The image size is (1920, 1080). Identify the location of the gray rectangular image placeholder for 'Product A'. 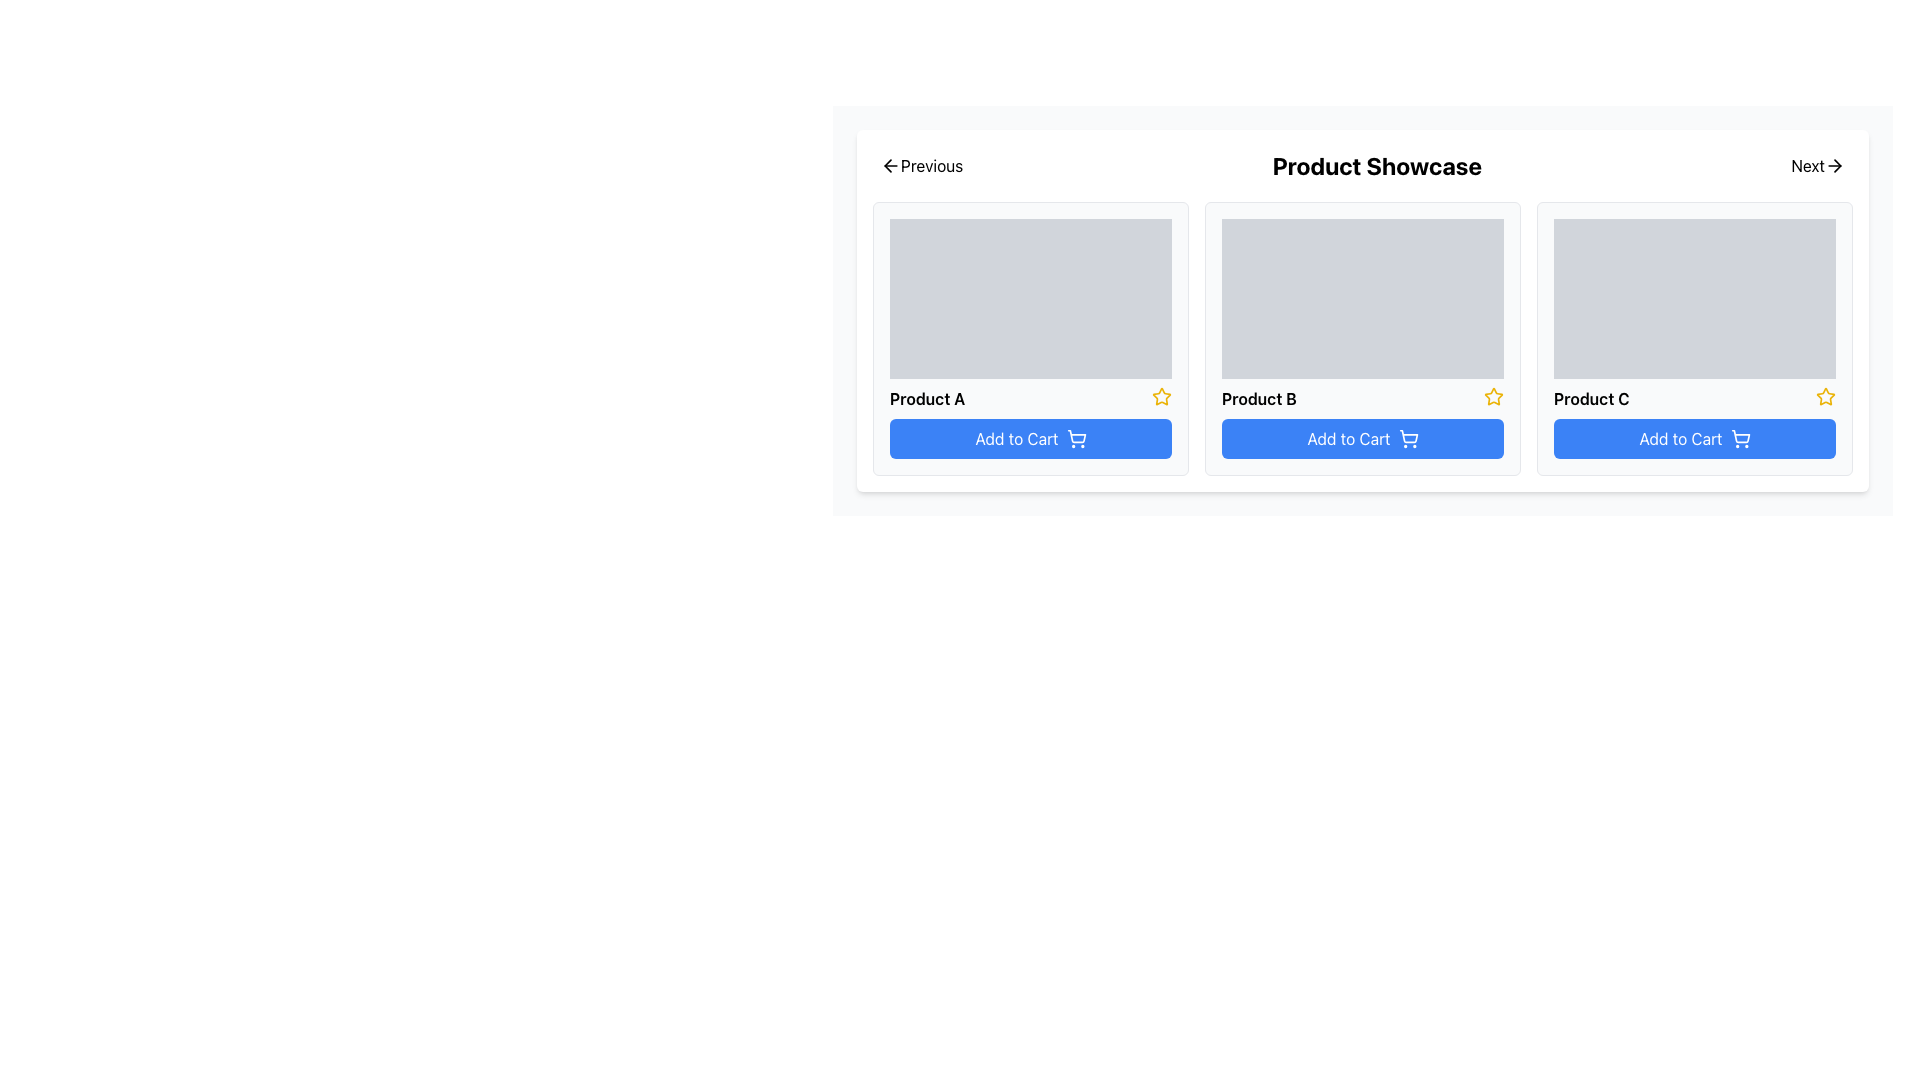
(1031, 299).